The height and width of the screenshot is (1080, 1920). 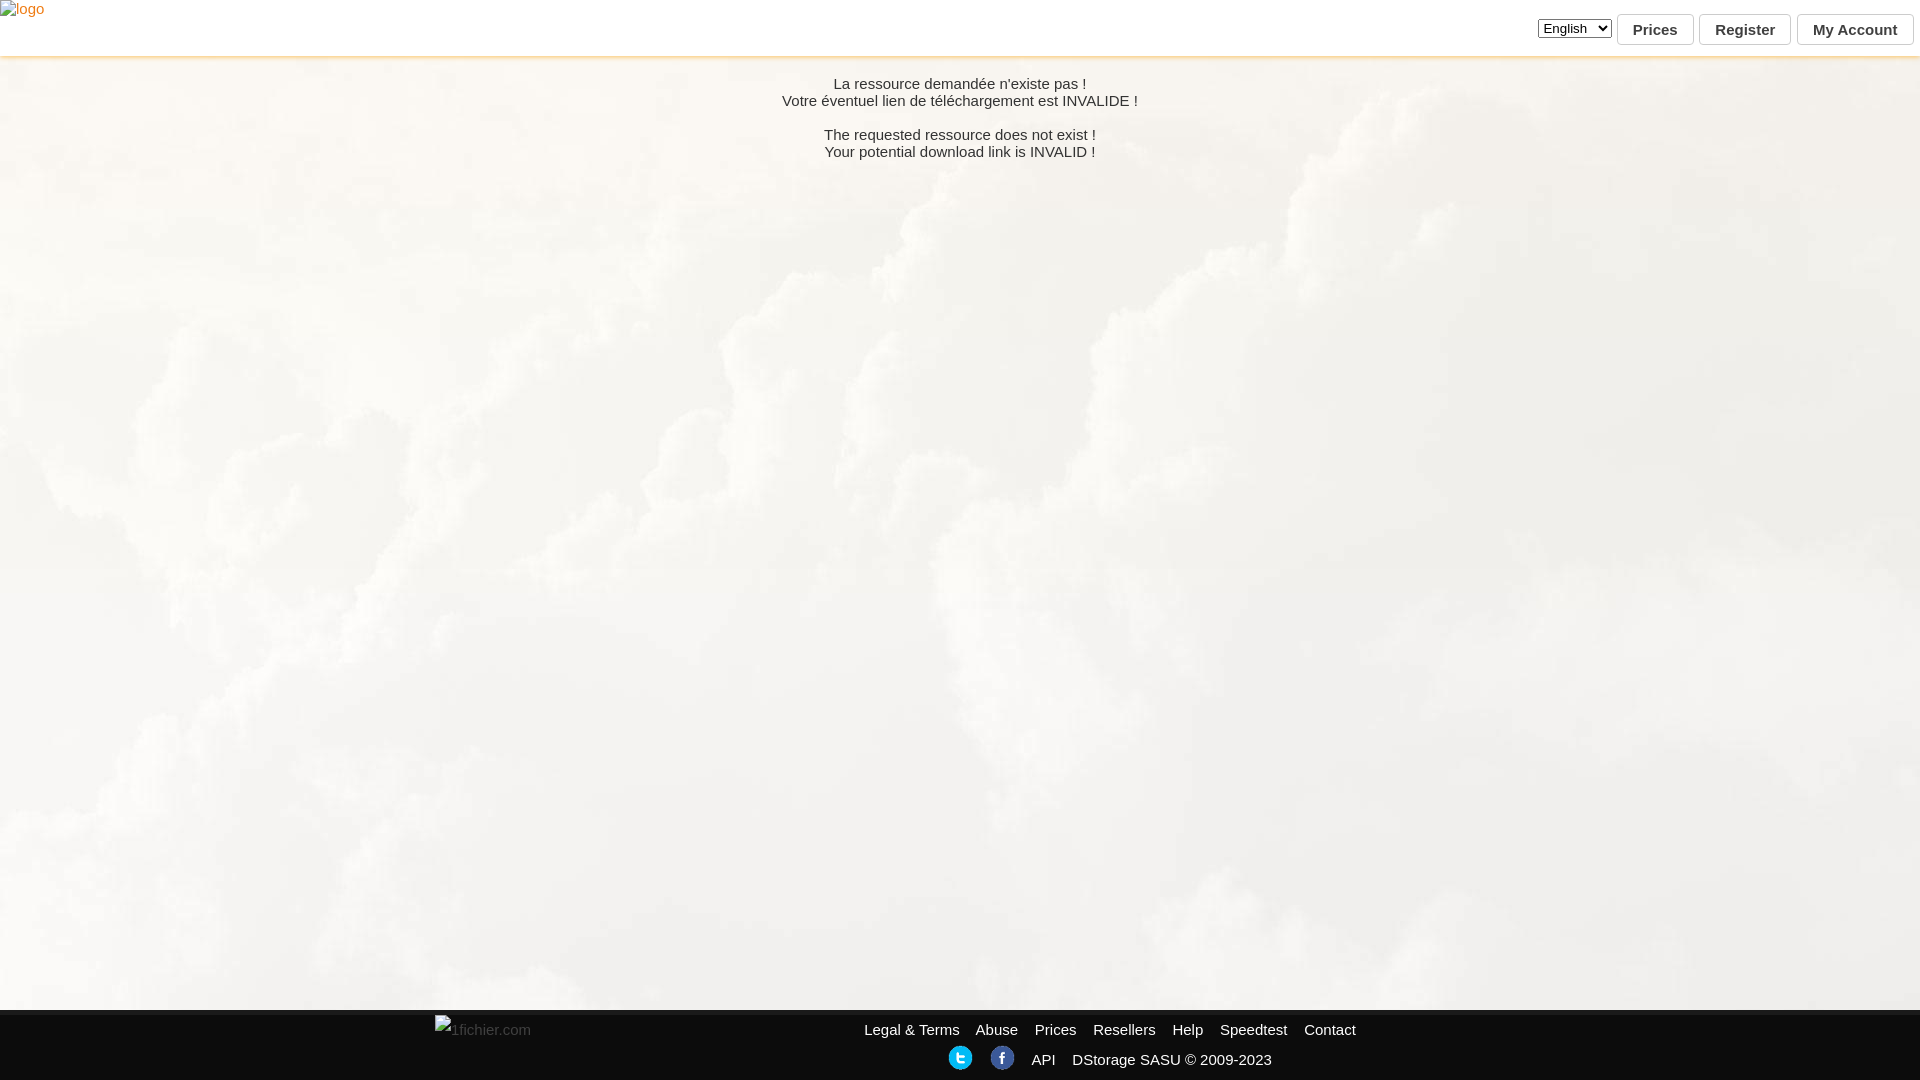 What do you see at coordinates (1055, 1029) in the screenshot?
I see `'Prices'` at bounding box center [1055, 1029].